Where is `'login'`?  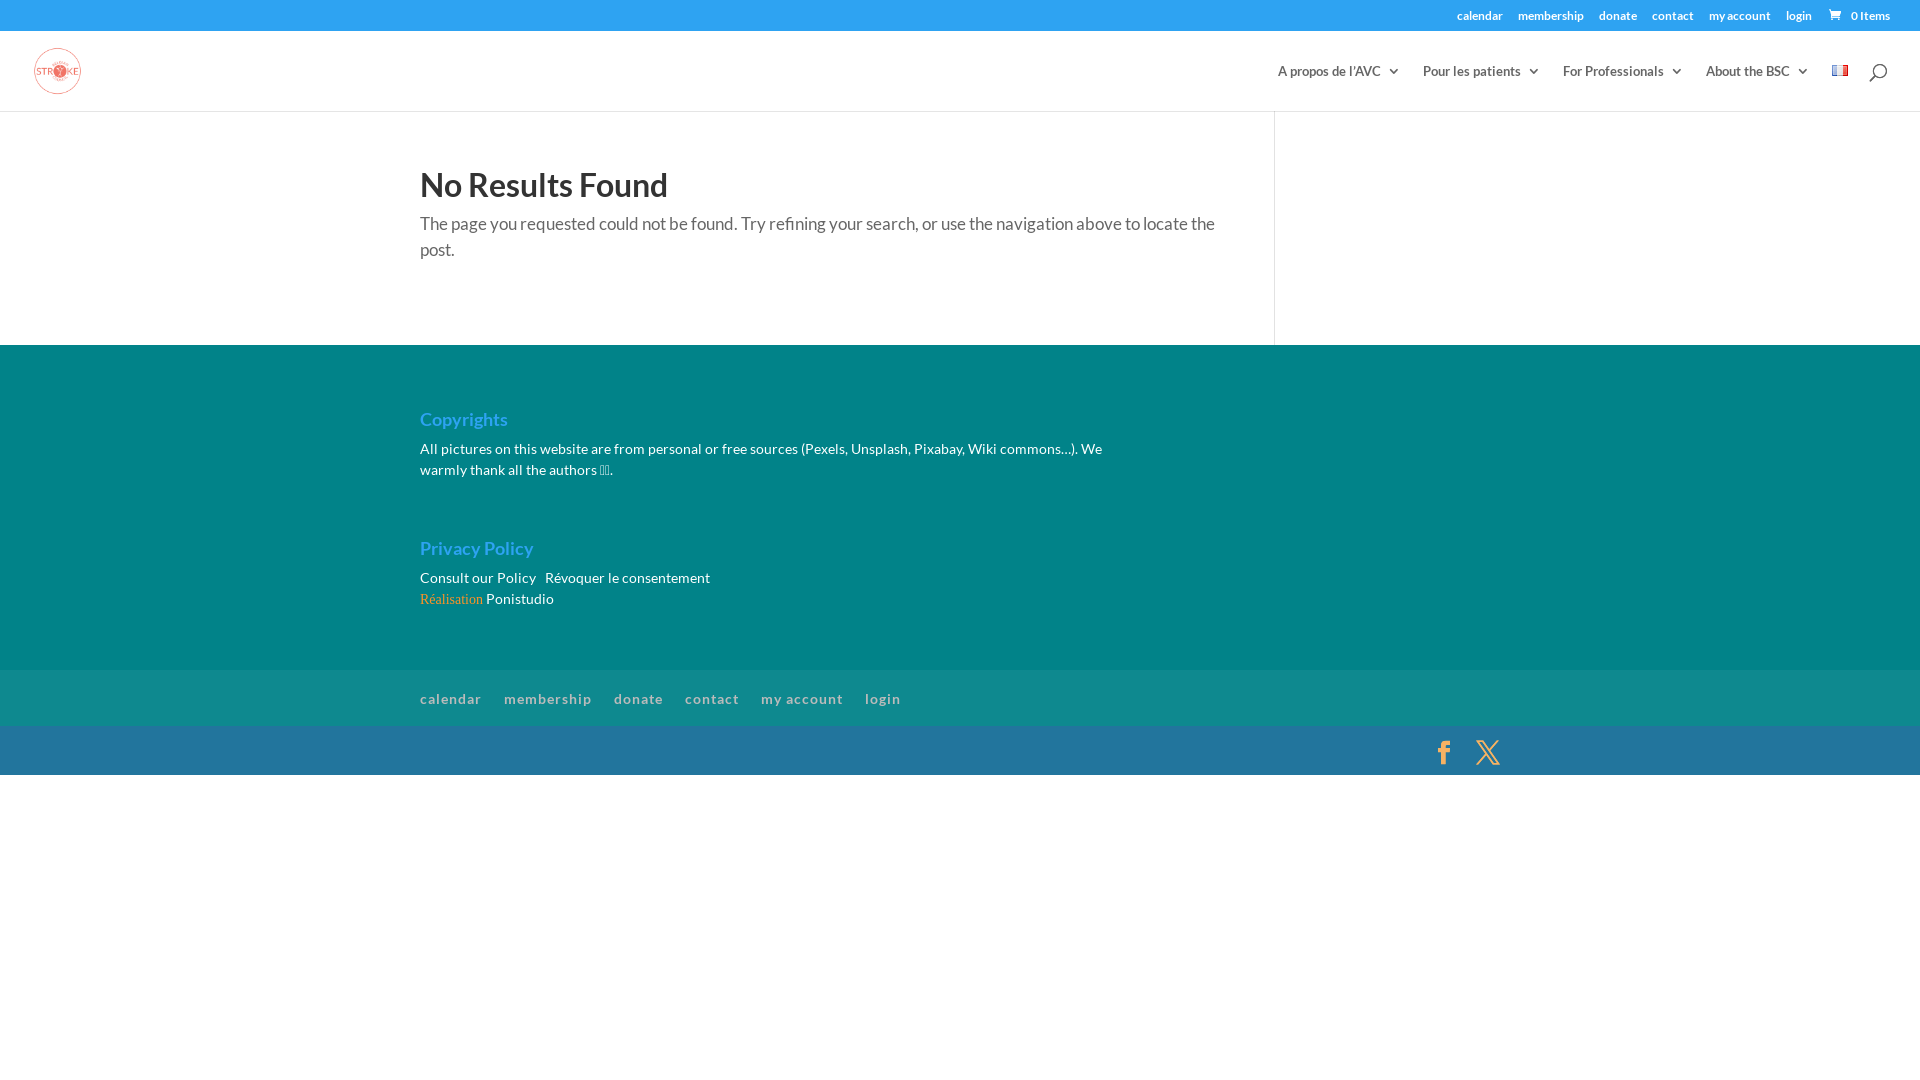
'login' is located at coordinates (882, 697).